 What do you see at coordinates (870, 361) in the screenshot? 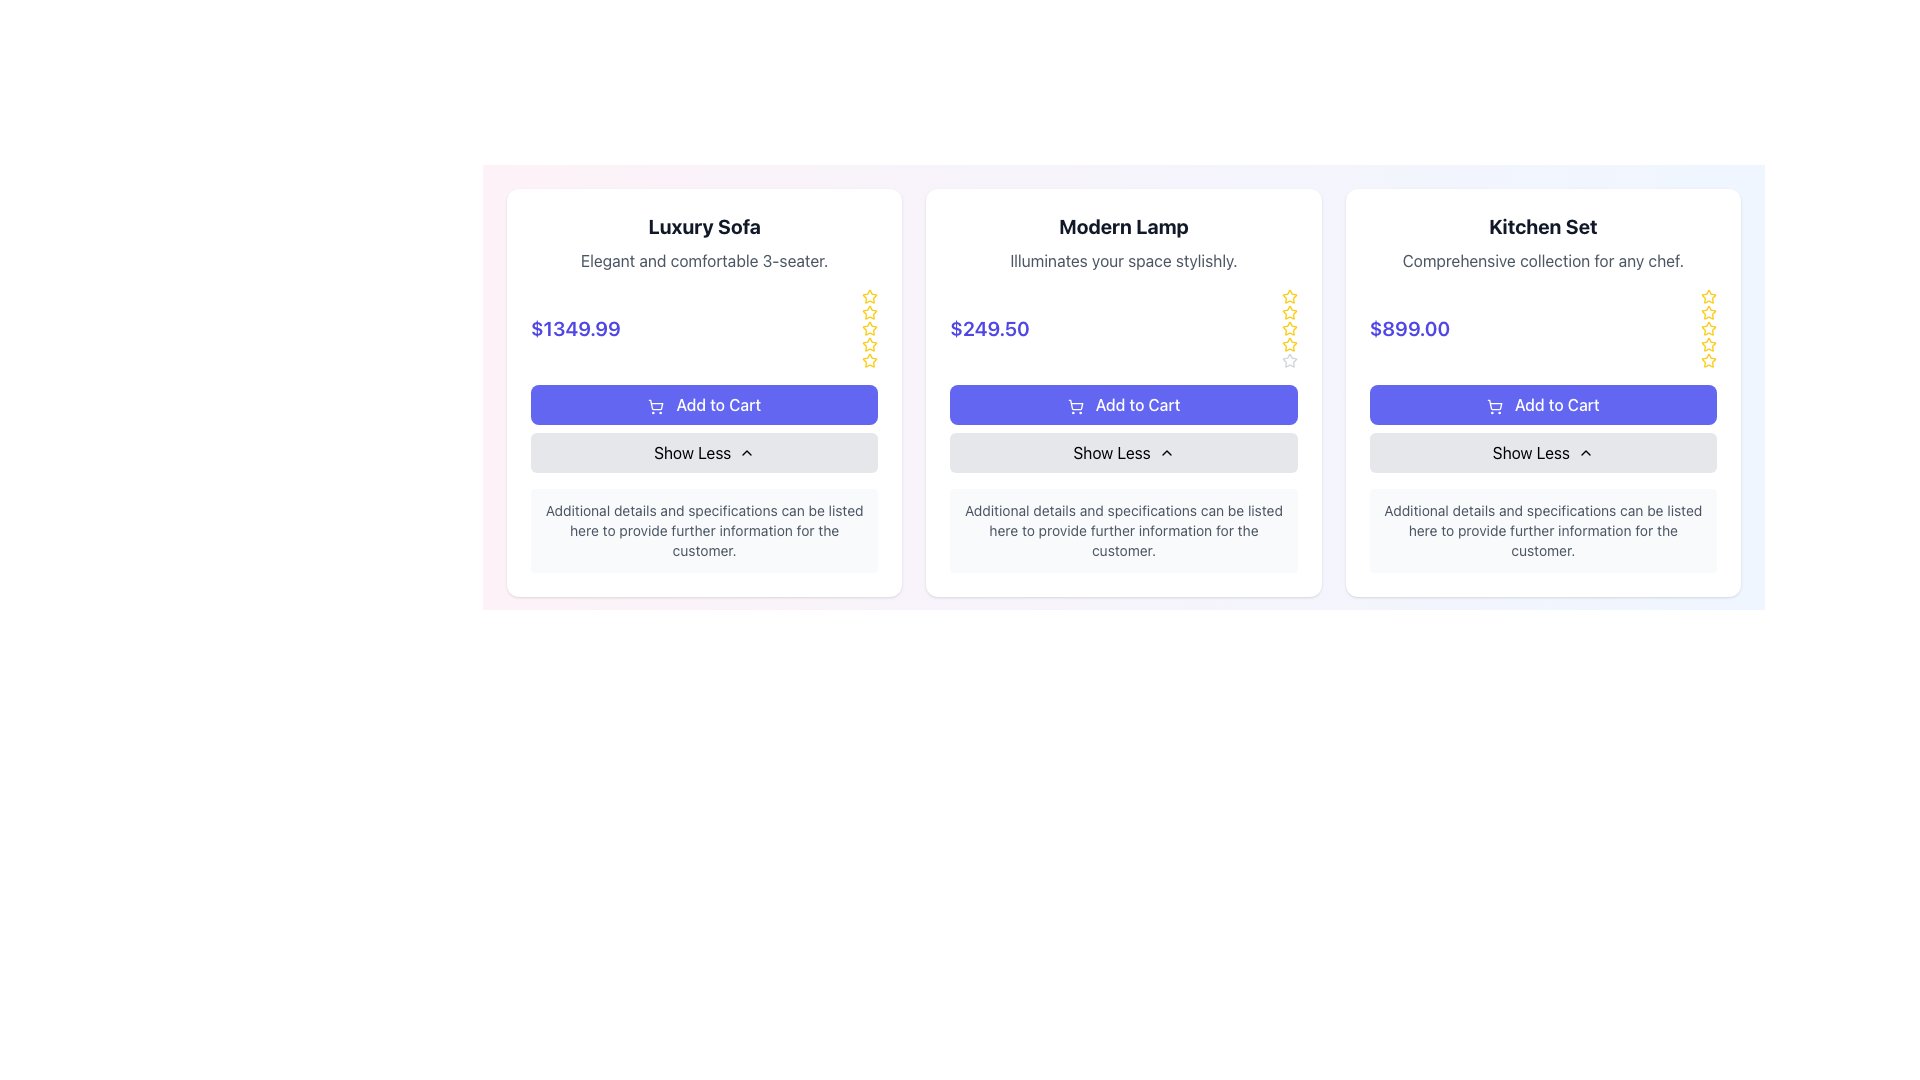
I see `the fifth star icon in the rating system of the 'Luxury Sofa' product card, which represents a 5-star rating` at bounding box center [870, 361].